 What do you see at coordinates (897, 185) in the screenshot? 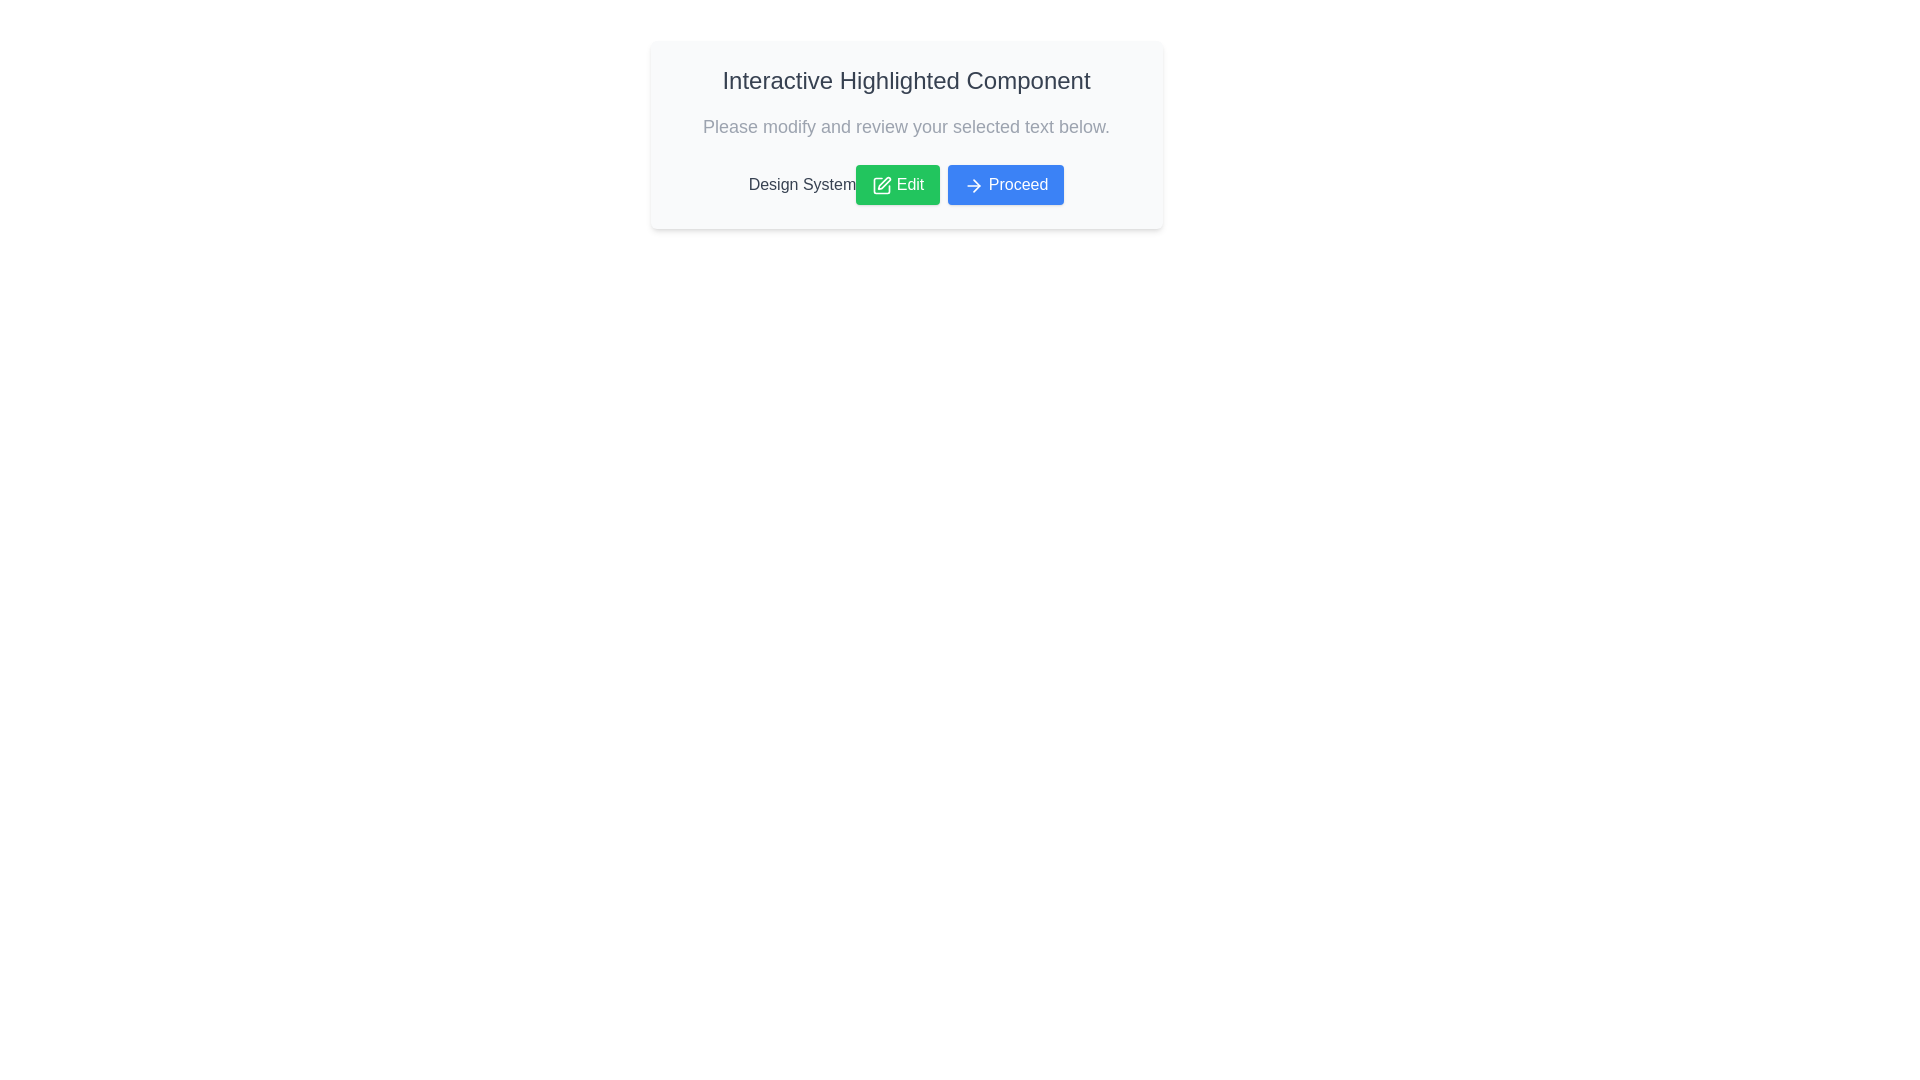
I see `the edit button positioned between the 'Design System' label and the 'Proceed' button` at bounding box center [897, 185].